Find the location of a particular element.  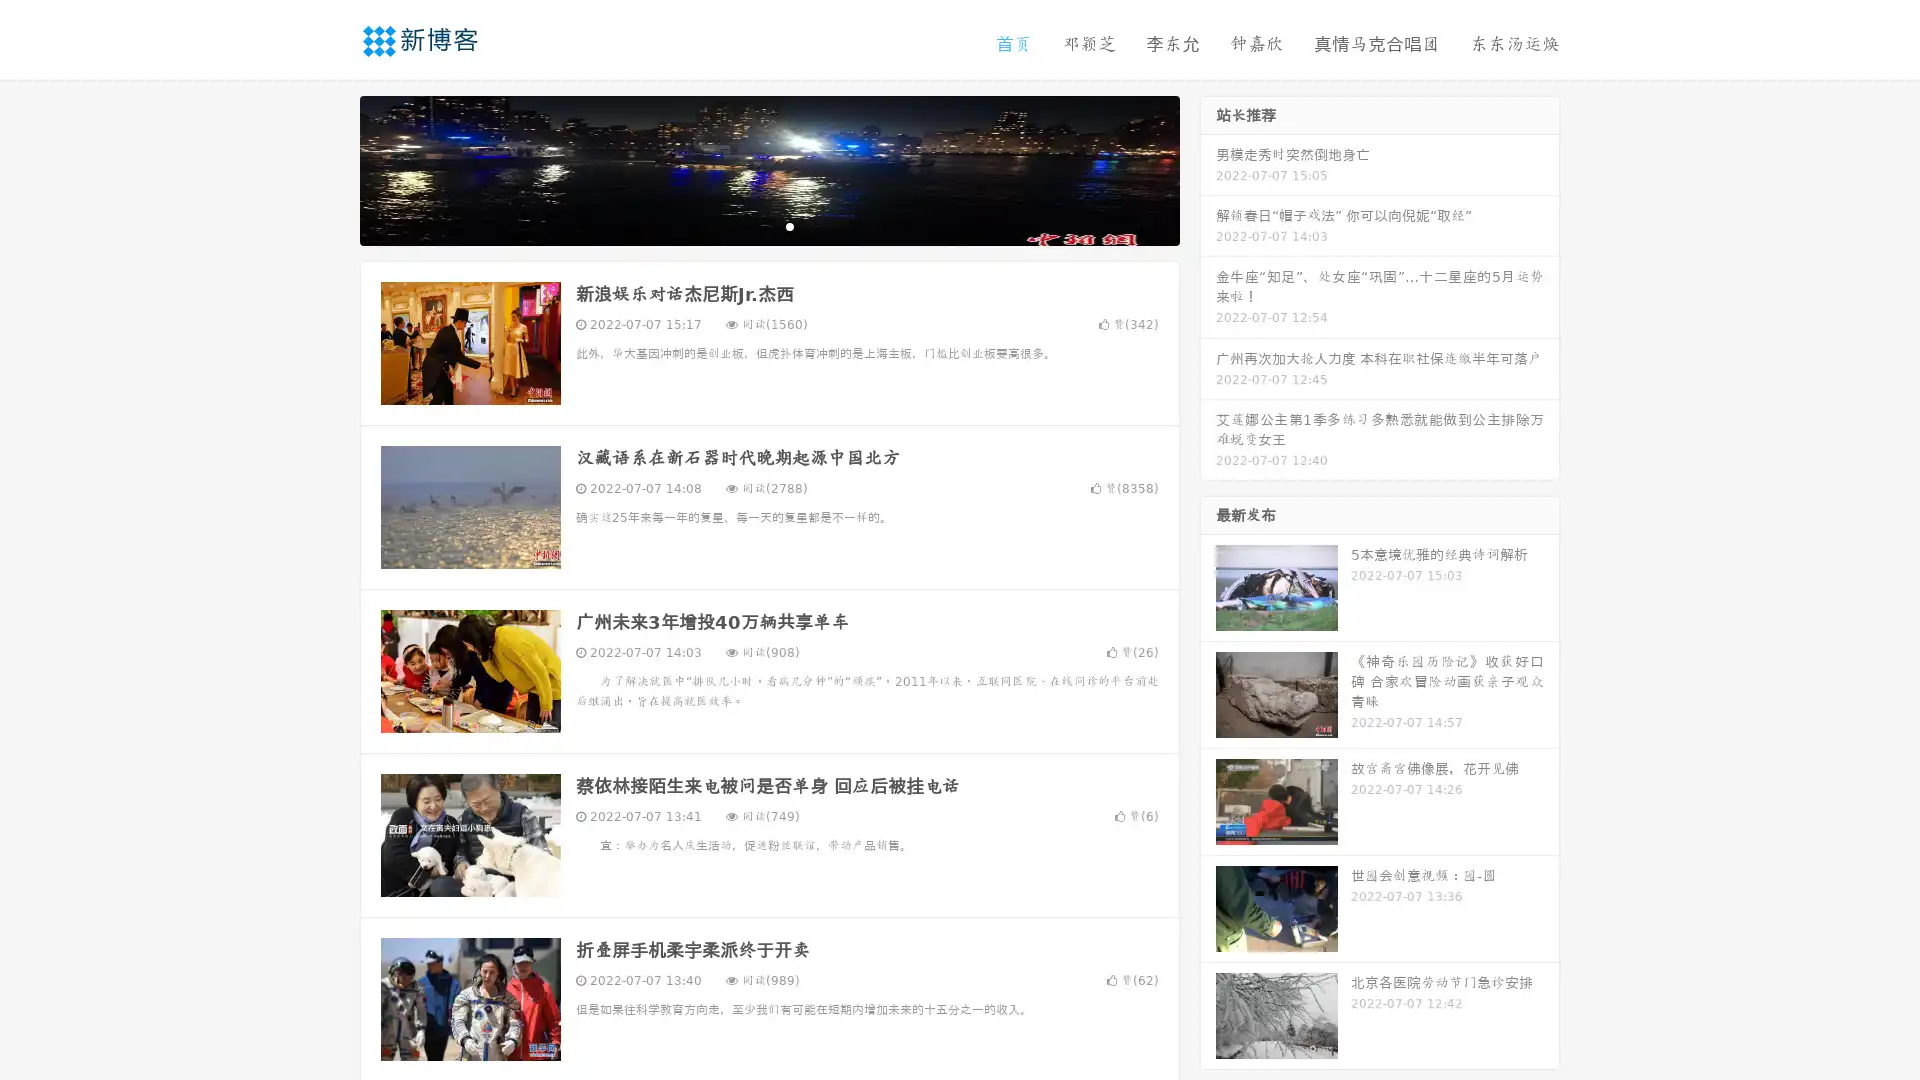

Go to slide 2 is located at coordinates (768, 225).